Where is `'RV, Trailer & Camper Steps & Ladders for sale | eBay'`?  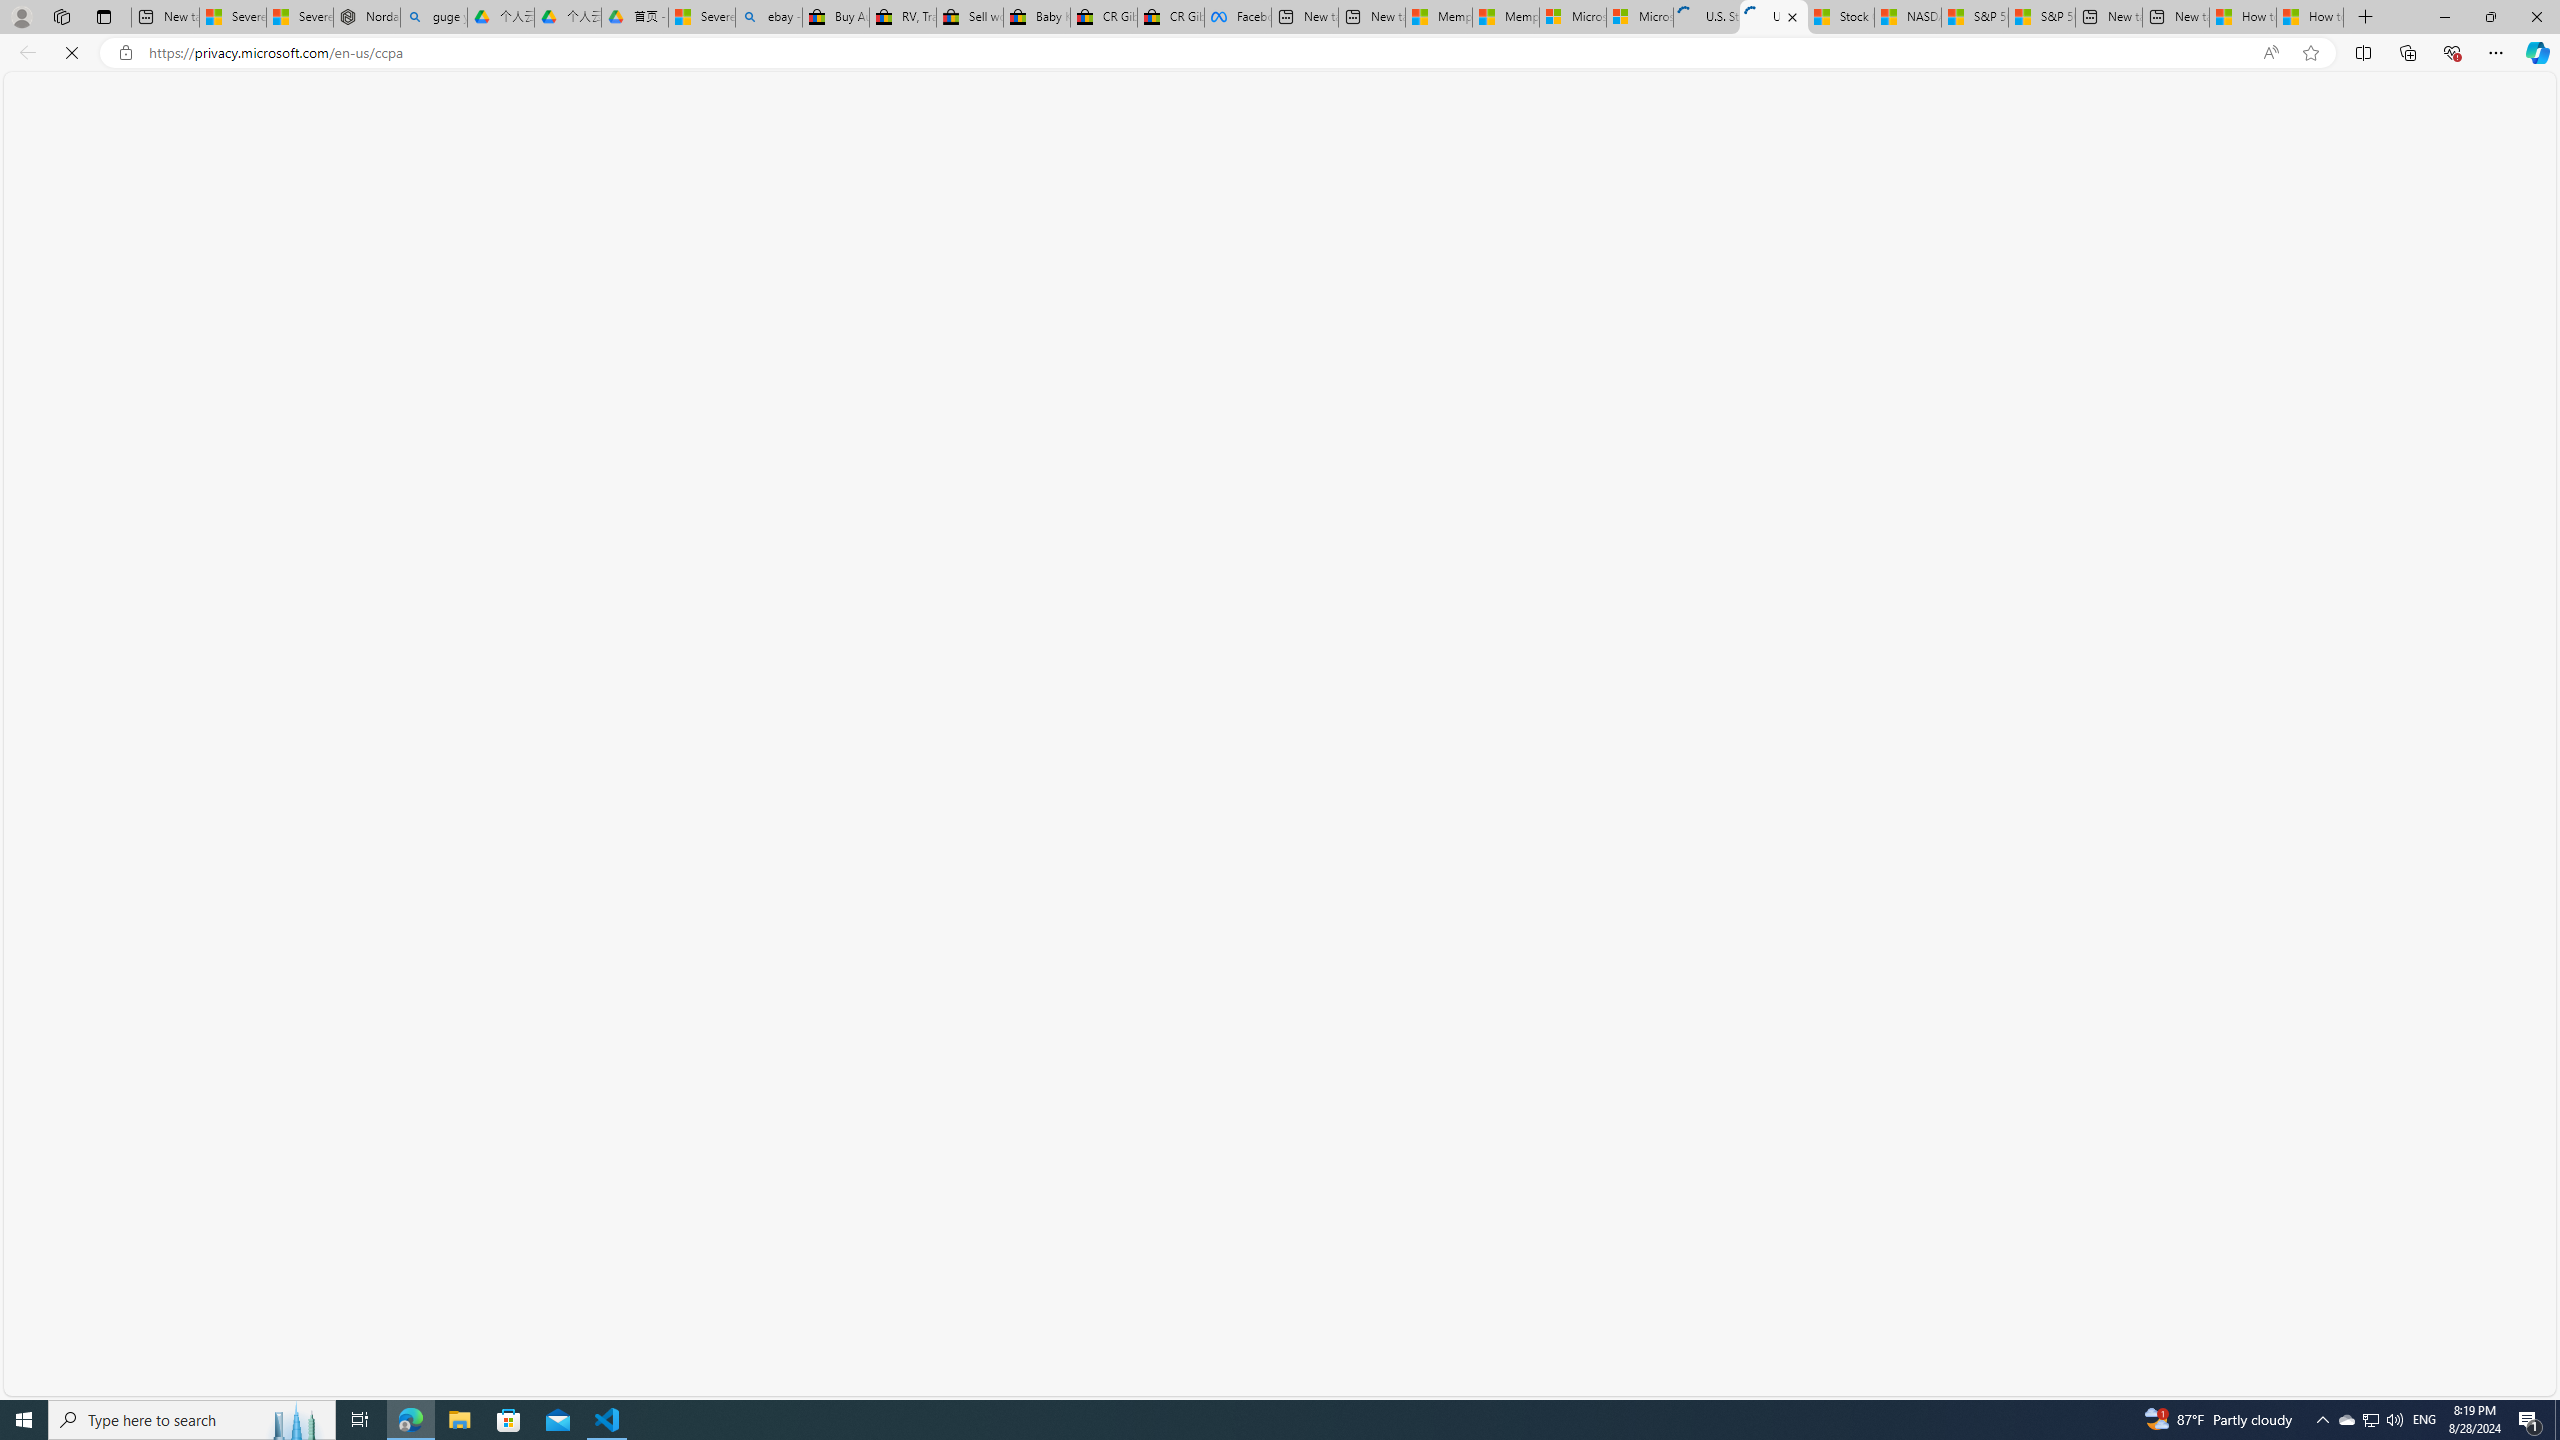 'RV, Trailer & Camper Steps & Ladders for sale | eBay' is located at coordinates (901, 16).